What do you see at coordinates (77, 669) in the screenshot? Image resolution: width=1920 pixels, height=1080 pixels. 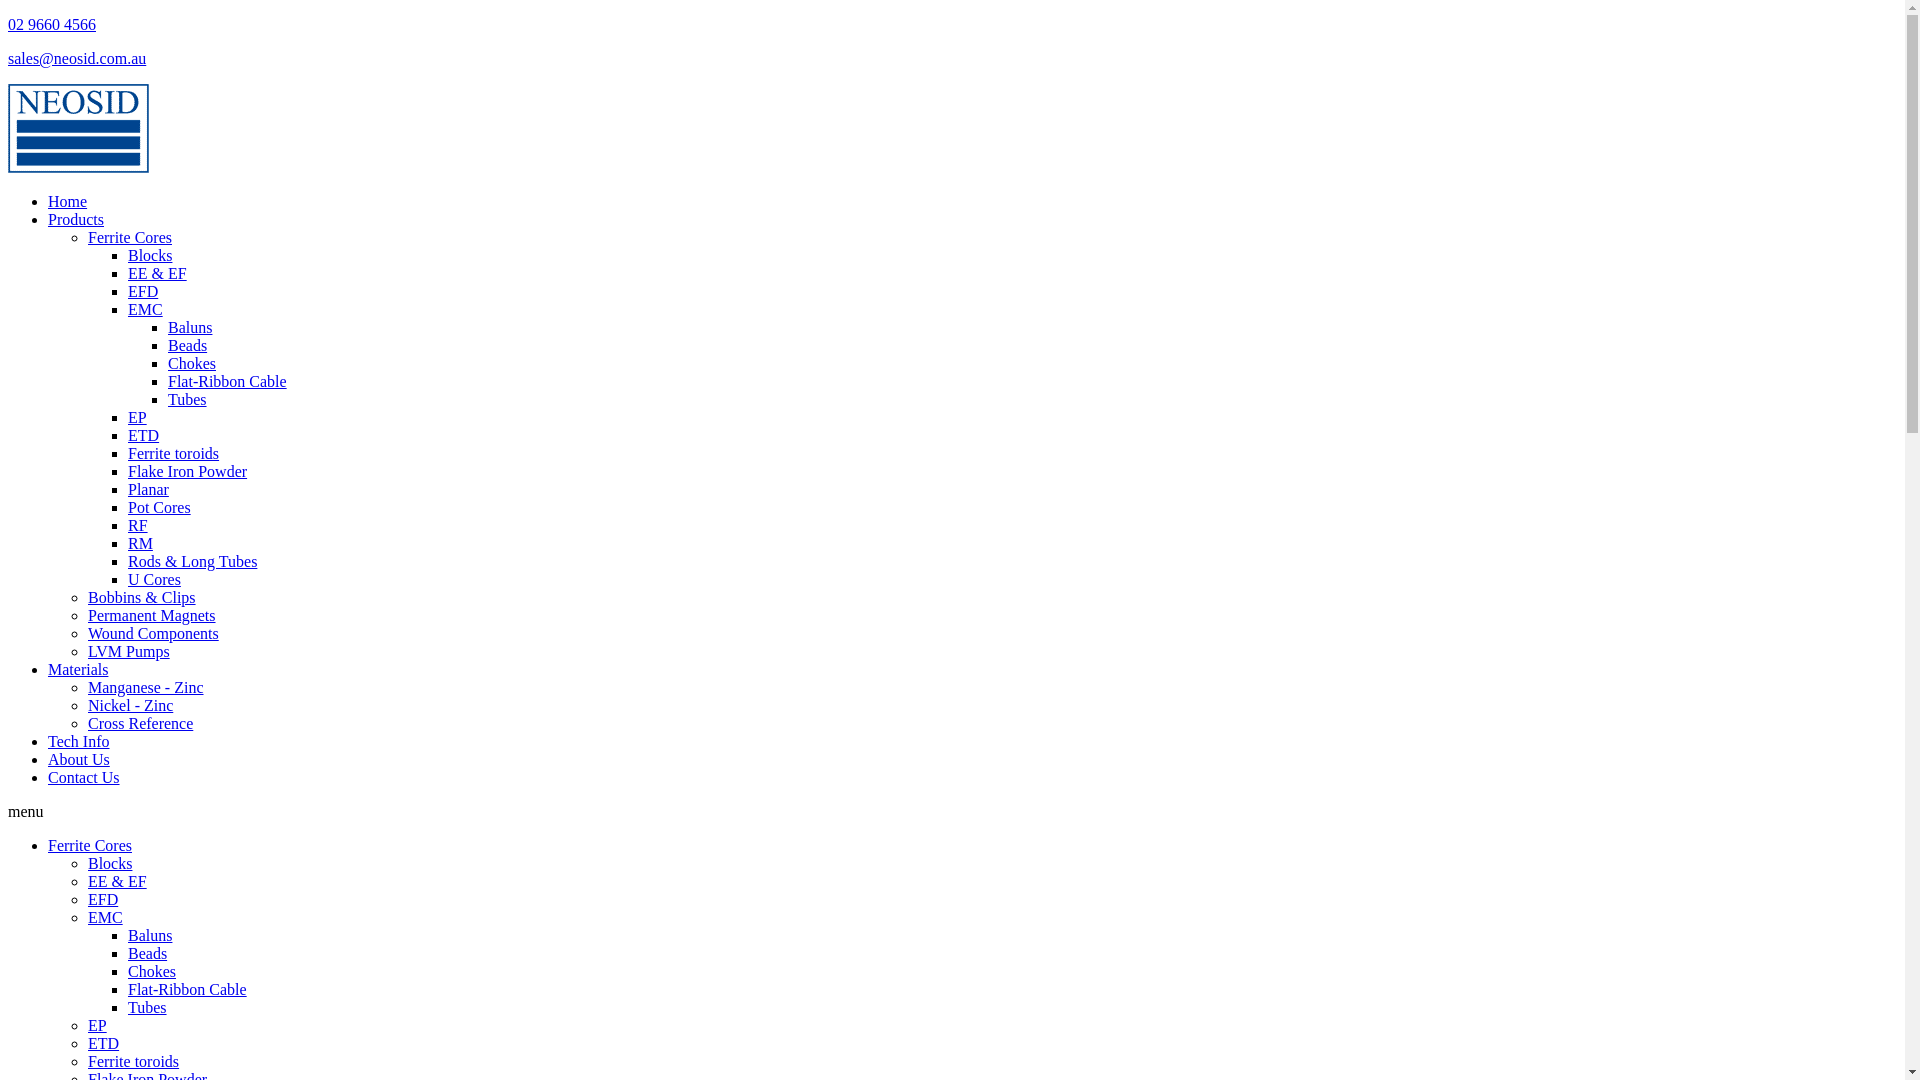 I see `'Materials'` at bounding box center [77, 669].